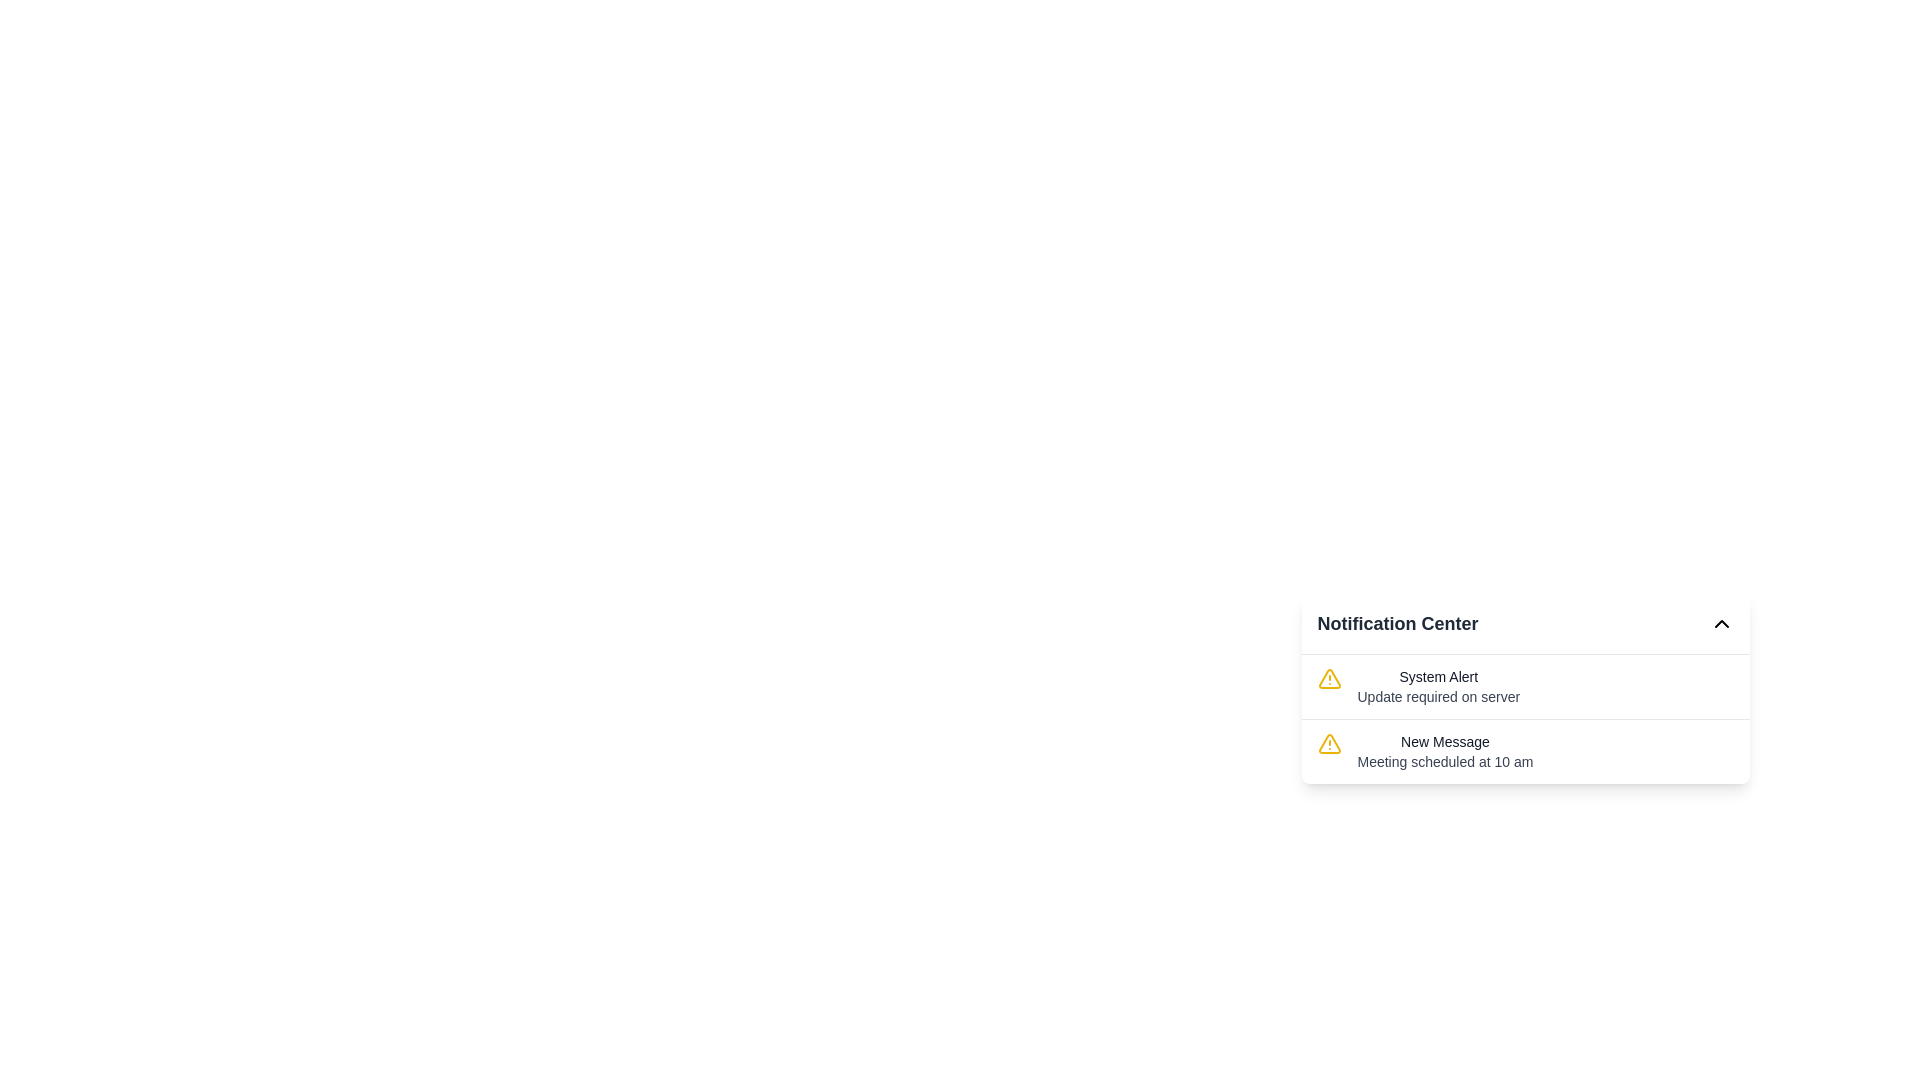  Describe the element at coordinates (1445, 741) in the screenshot. I see `text displayed in the Text Label located in the lower section of the Notification Center, which serves as the title for the notification message` at that location.